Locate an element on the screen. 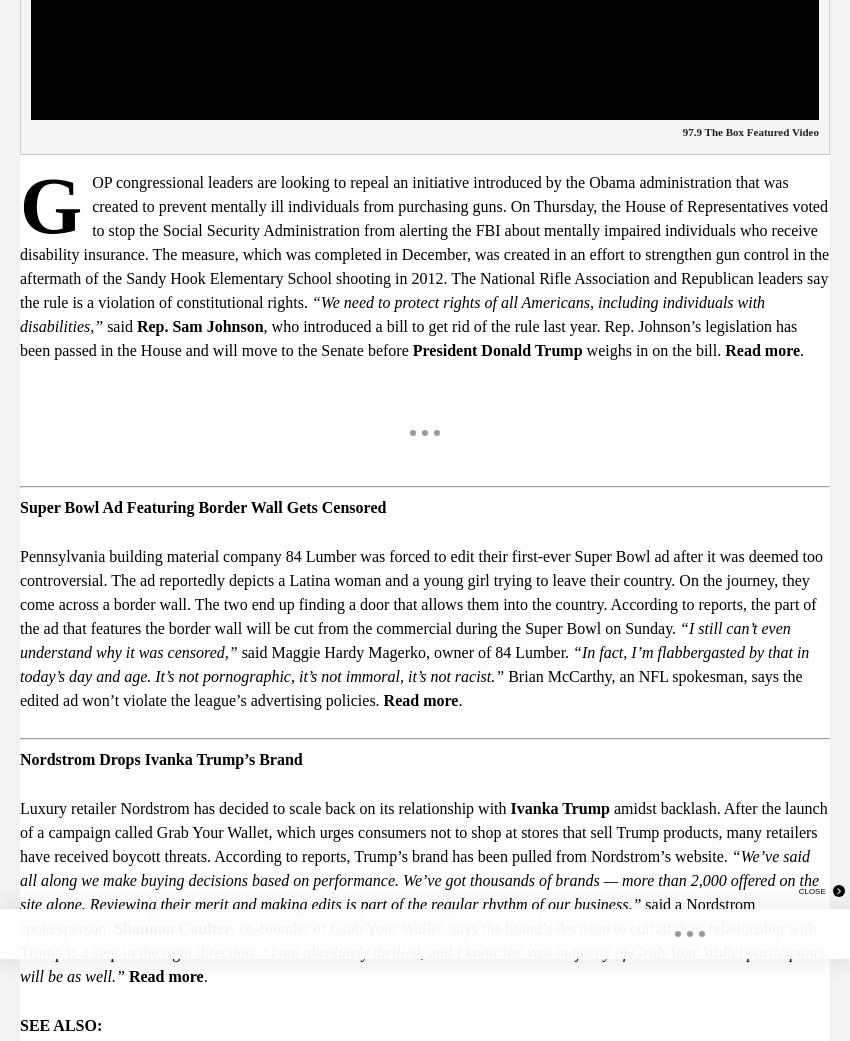  'G' is located at coordinates (18, 204).